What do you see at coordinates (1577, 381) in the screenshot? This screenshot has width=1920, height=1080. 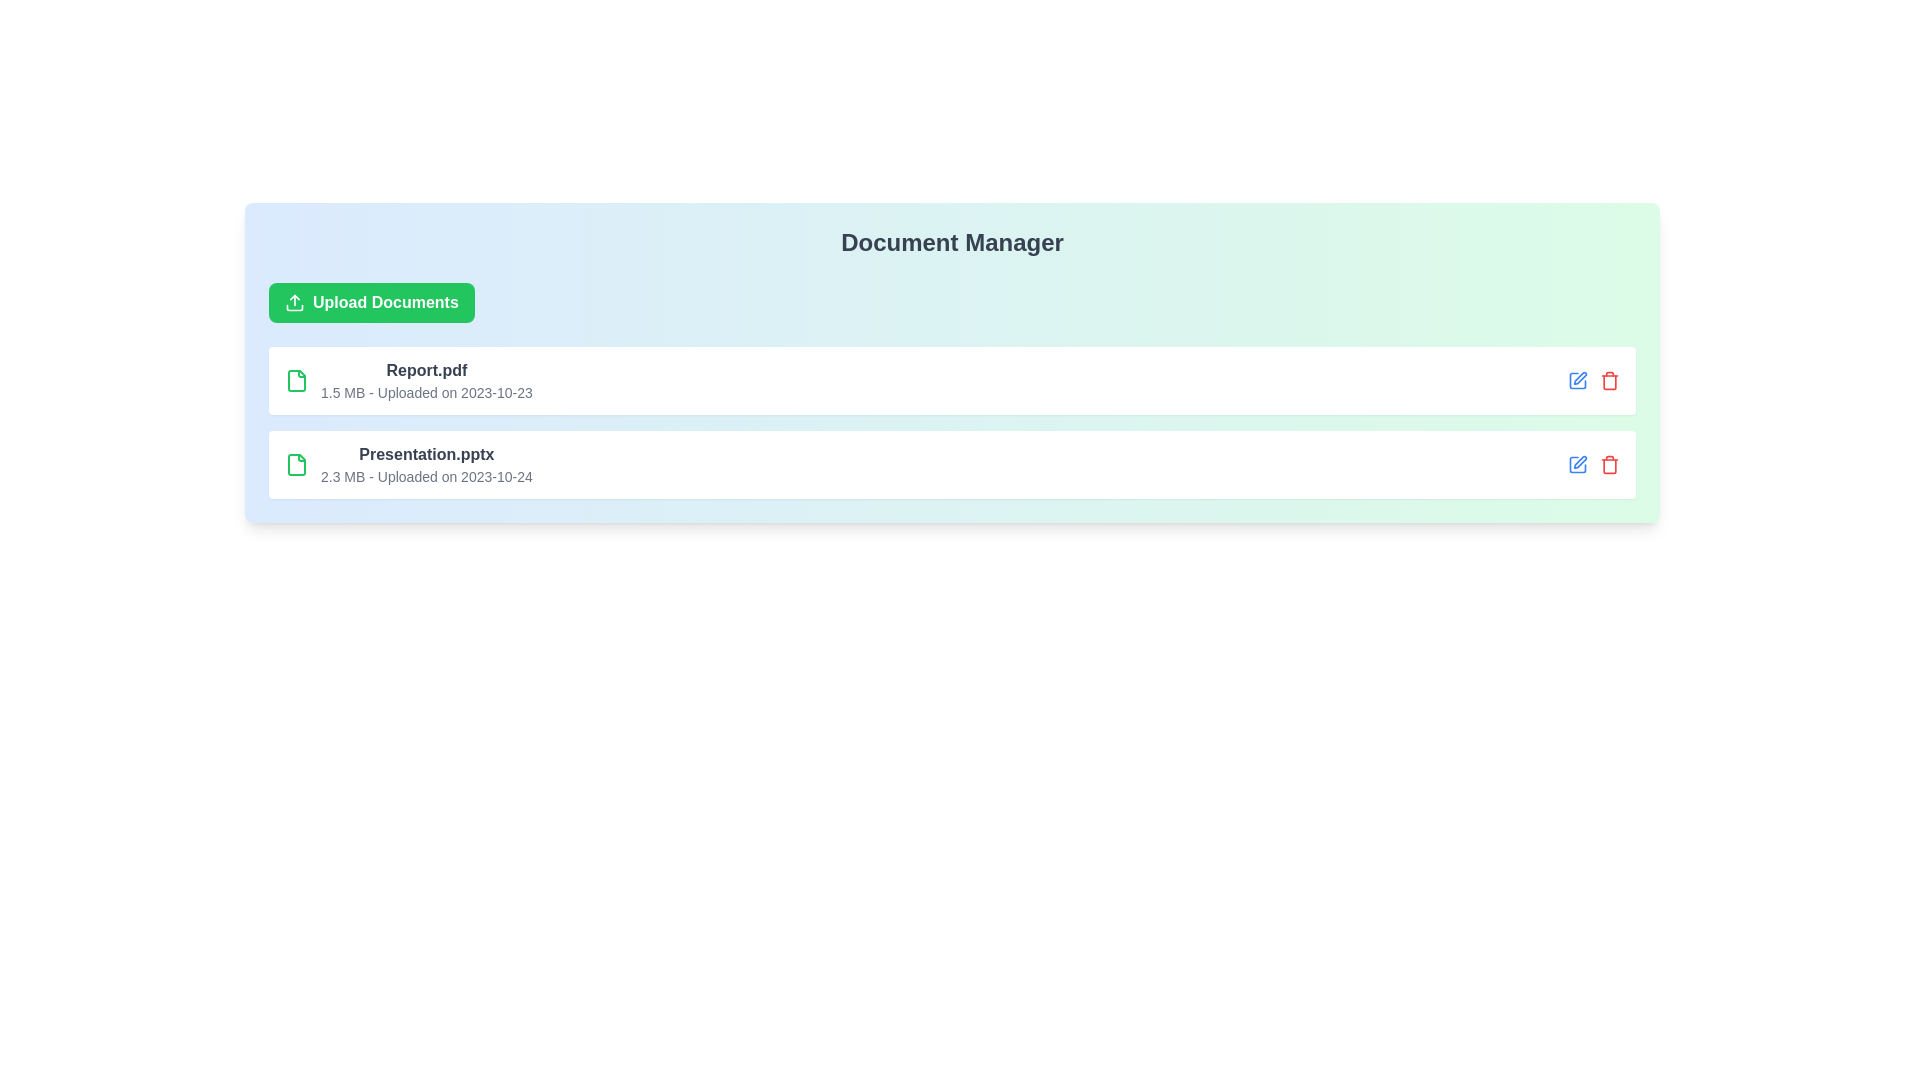 I see `the rectangular vector graphic with rounded corners that represents an editing icon, located within an SVG file to the right of 'Presentation.pptx'` at bounding box center [1577, 381].